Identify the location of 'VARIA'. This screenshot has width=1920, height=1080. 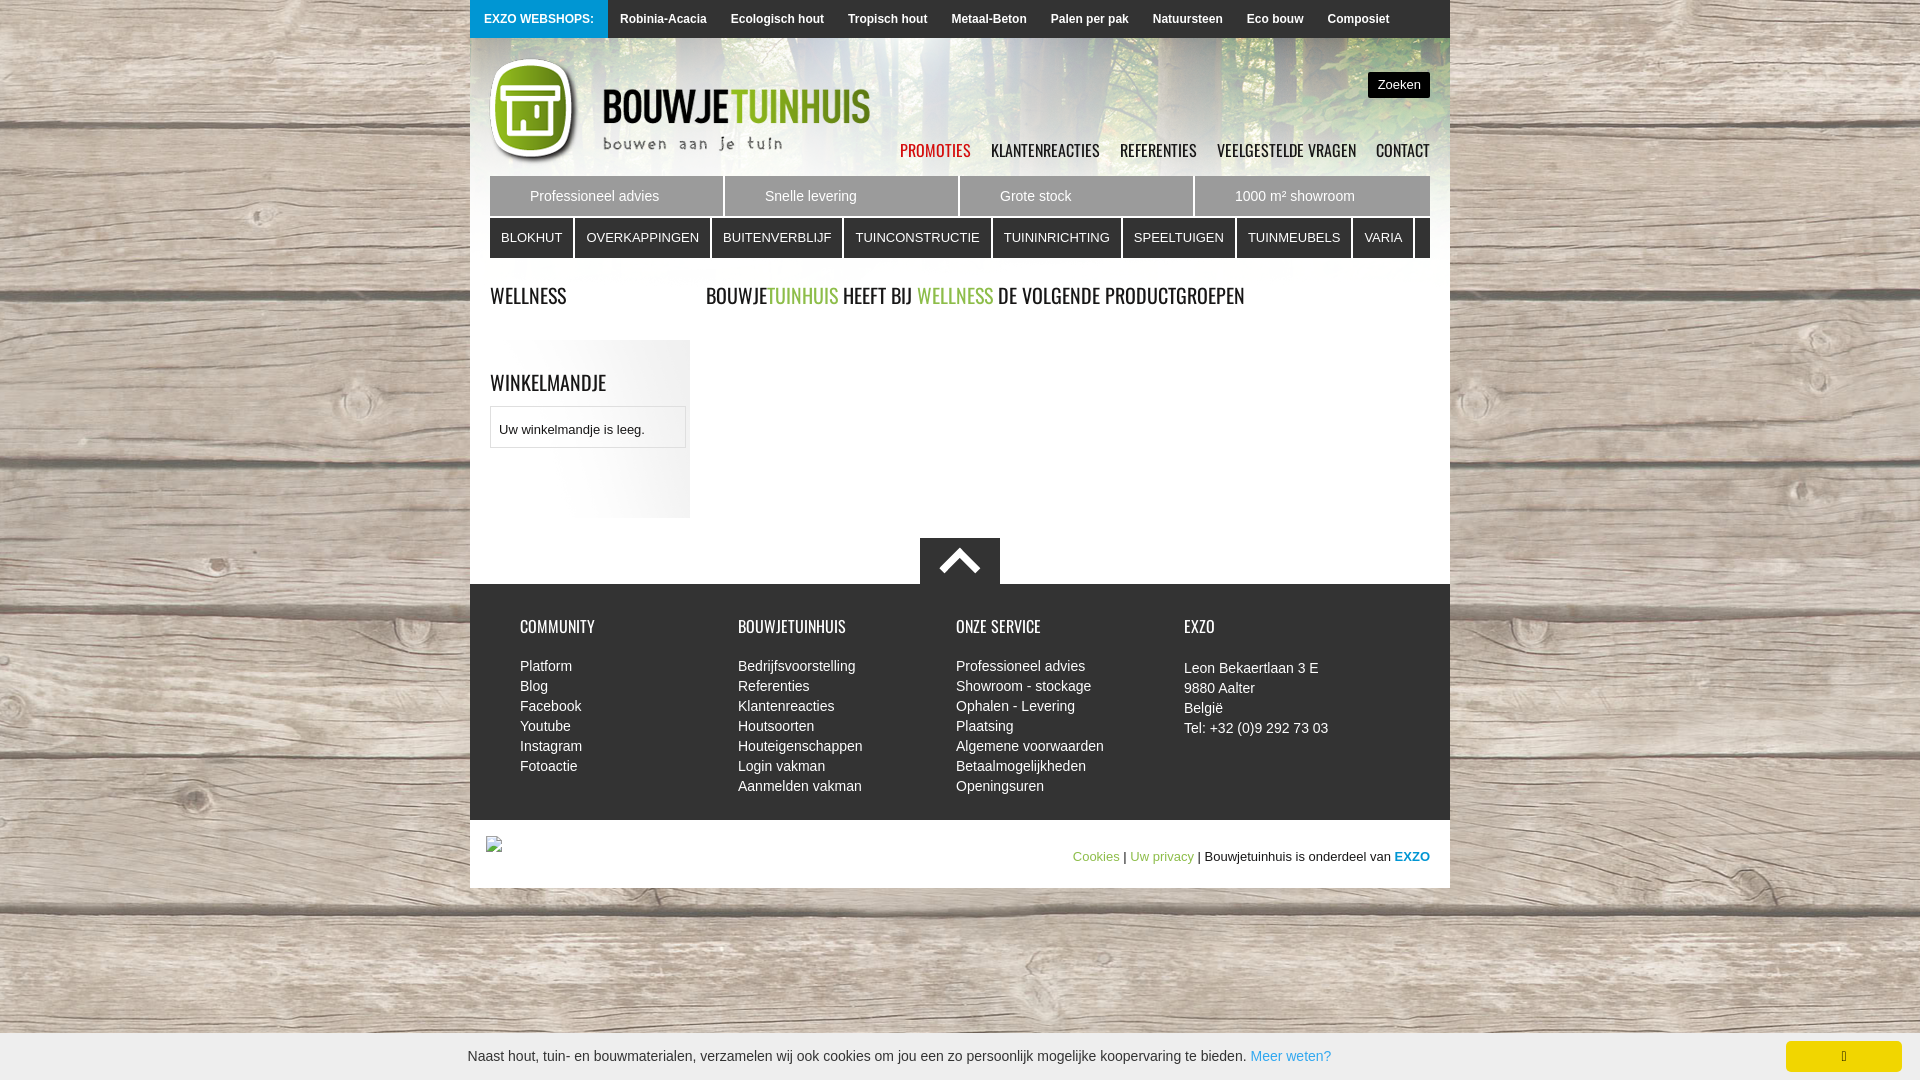
(1353, 237).